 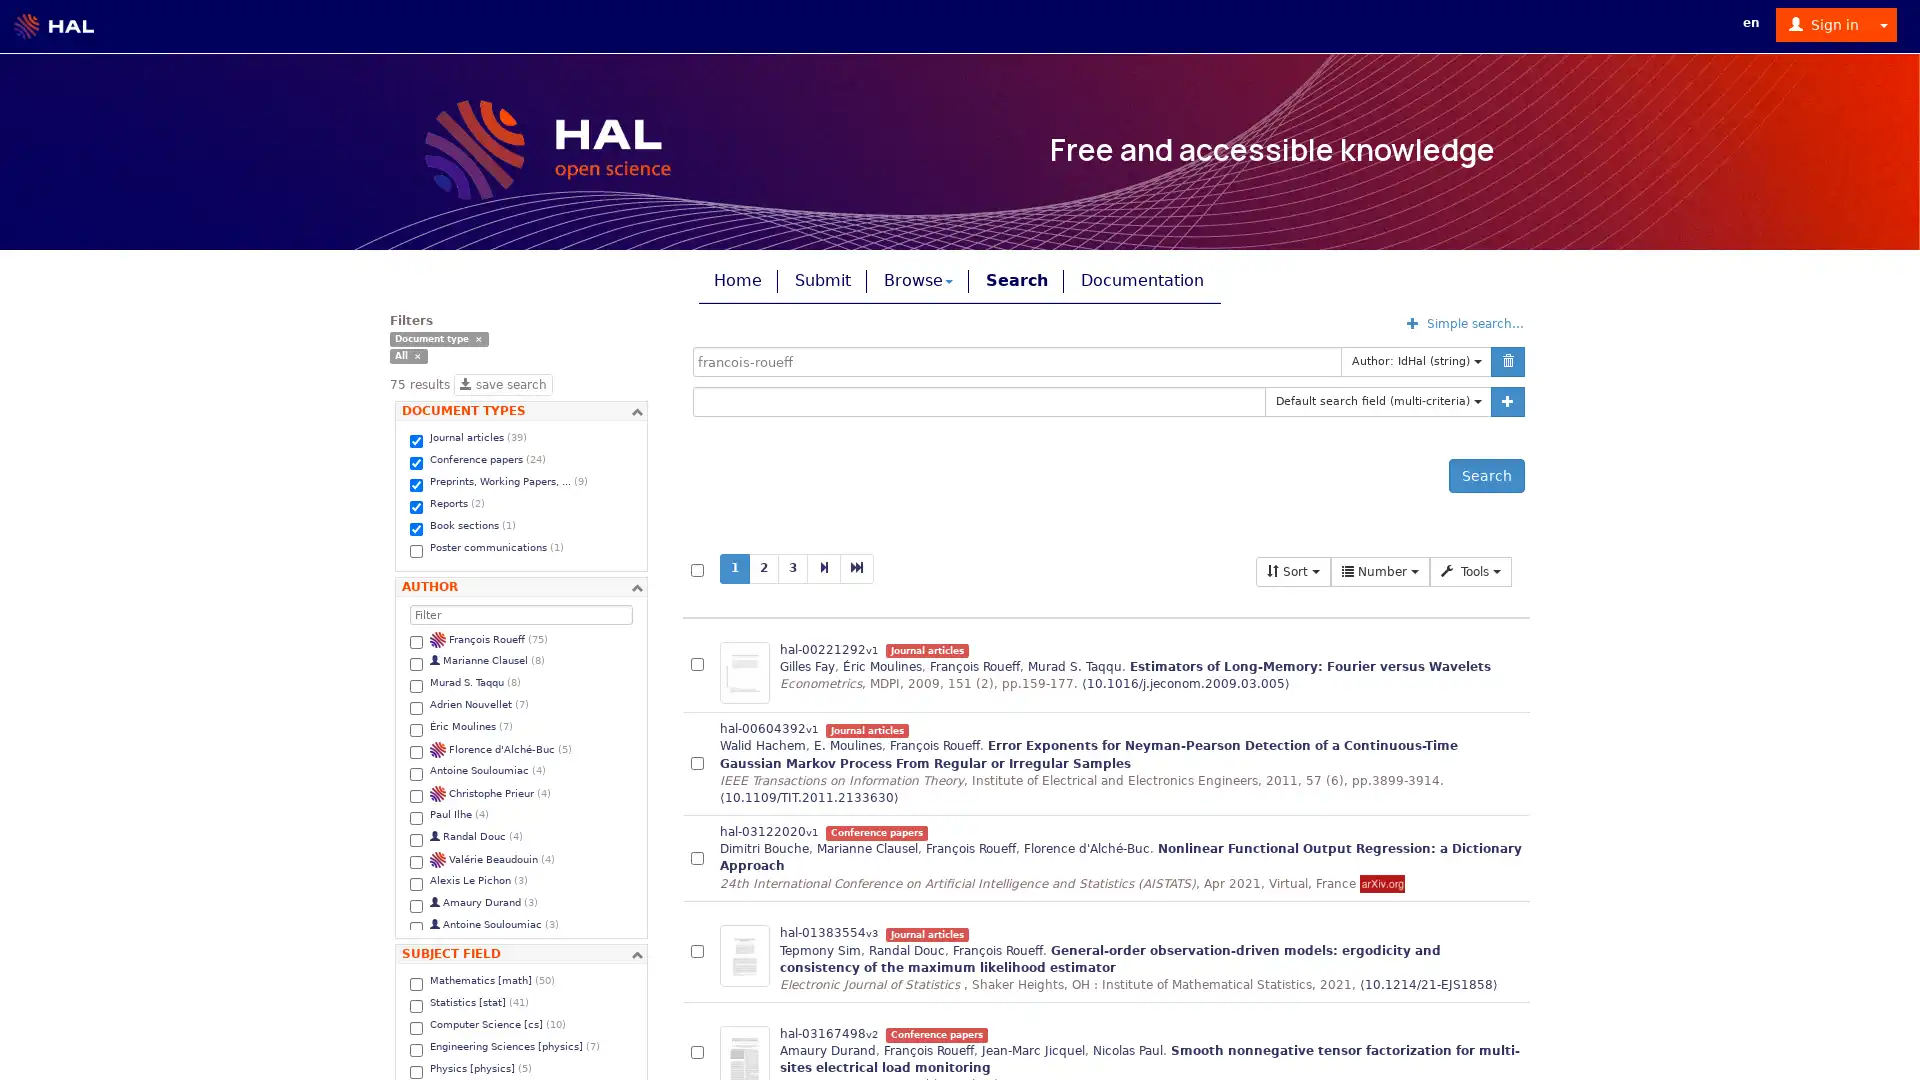 I want to click on Sort, so click(x=1293, y=570).